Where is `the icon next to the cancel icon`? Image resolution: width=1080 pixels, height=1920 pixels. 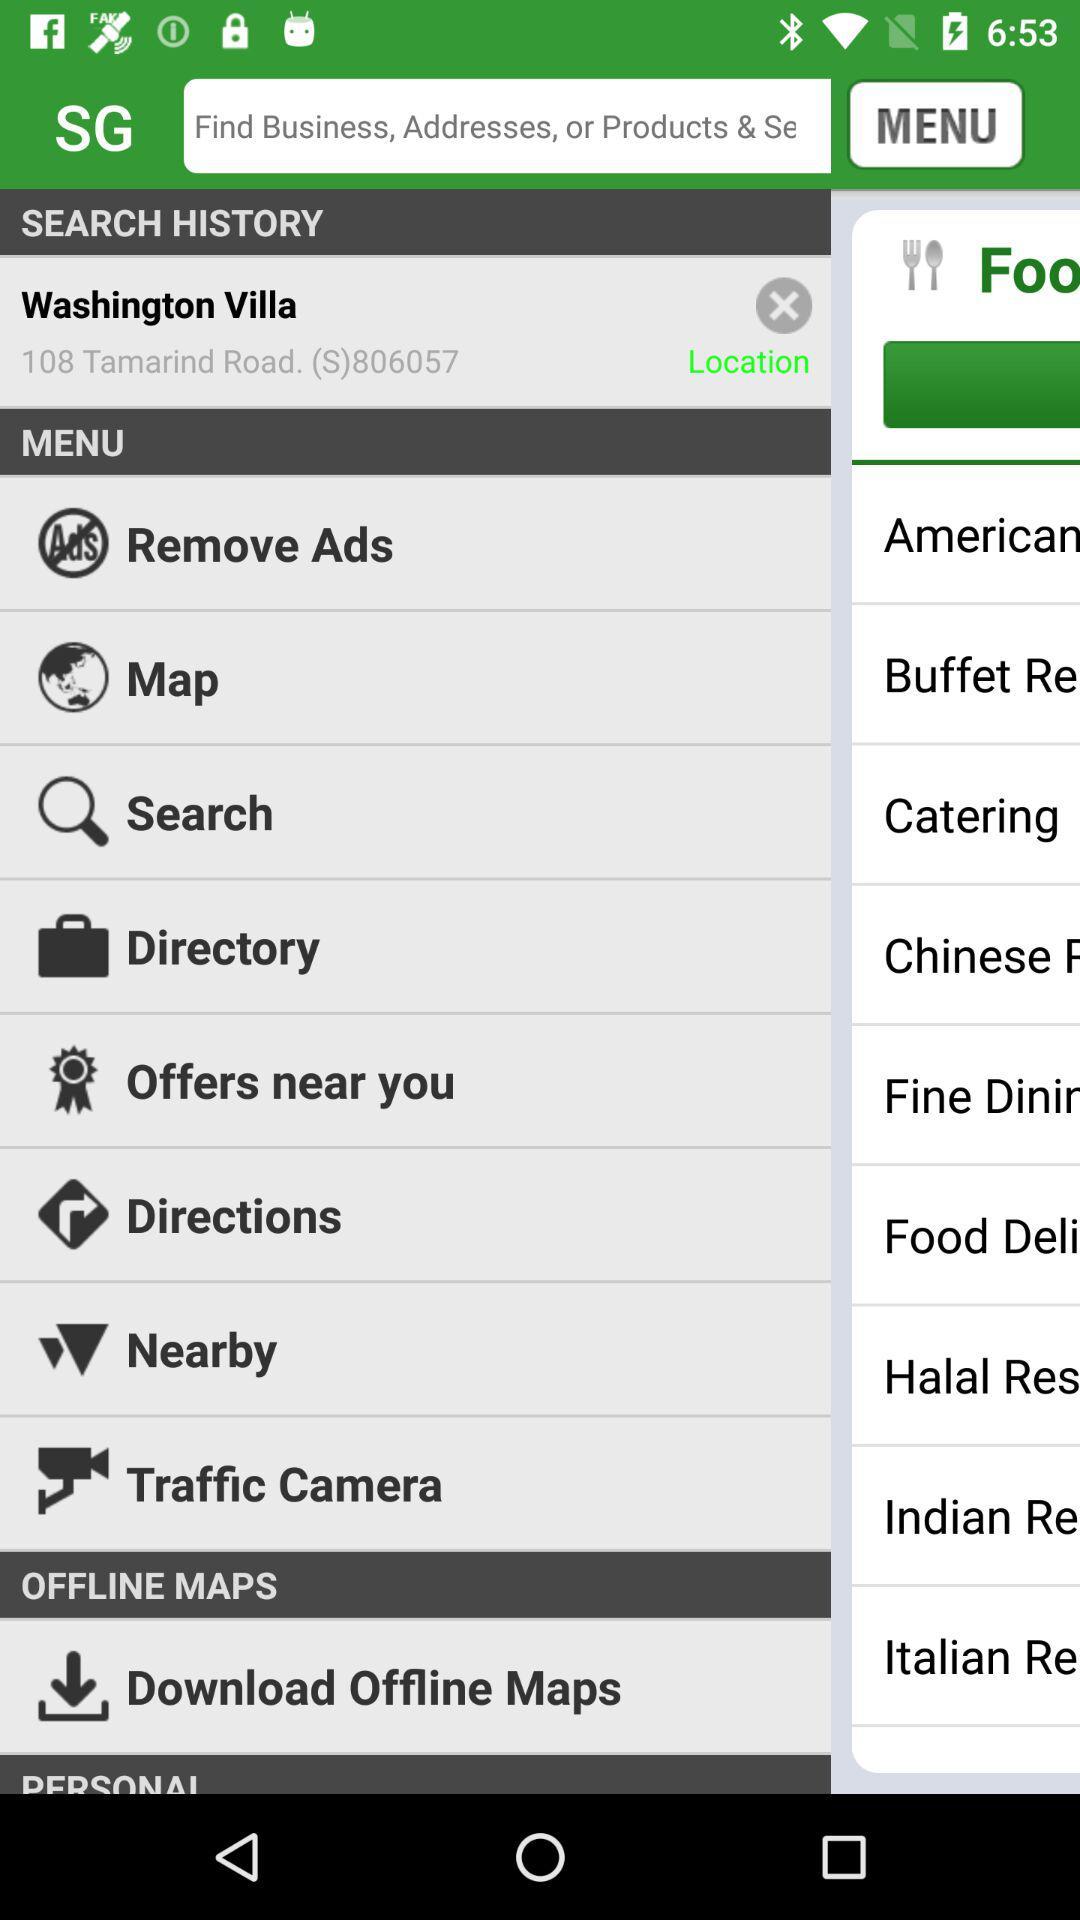 the icon next to the cancel icon is located at coordinates (521, 124).